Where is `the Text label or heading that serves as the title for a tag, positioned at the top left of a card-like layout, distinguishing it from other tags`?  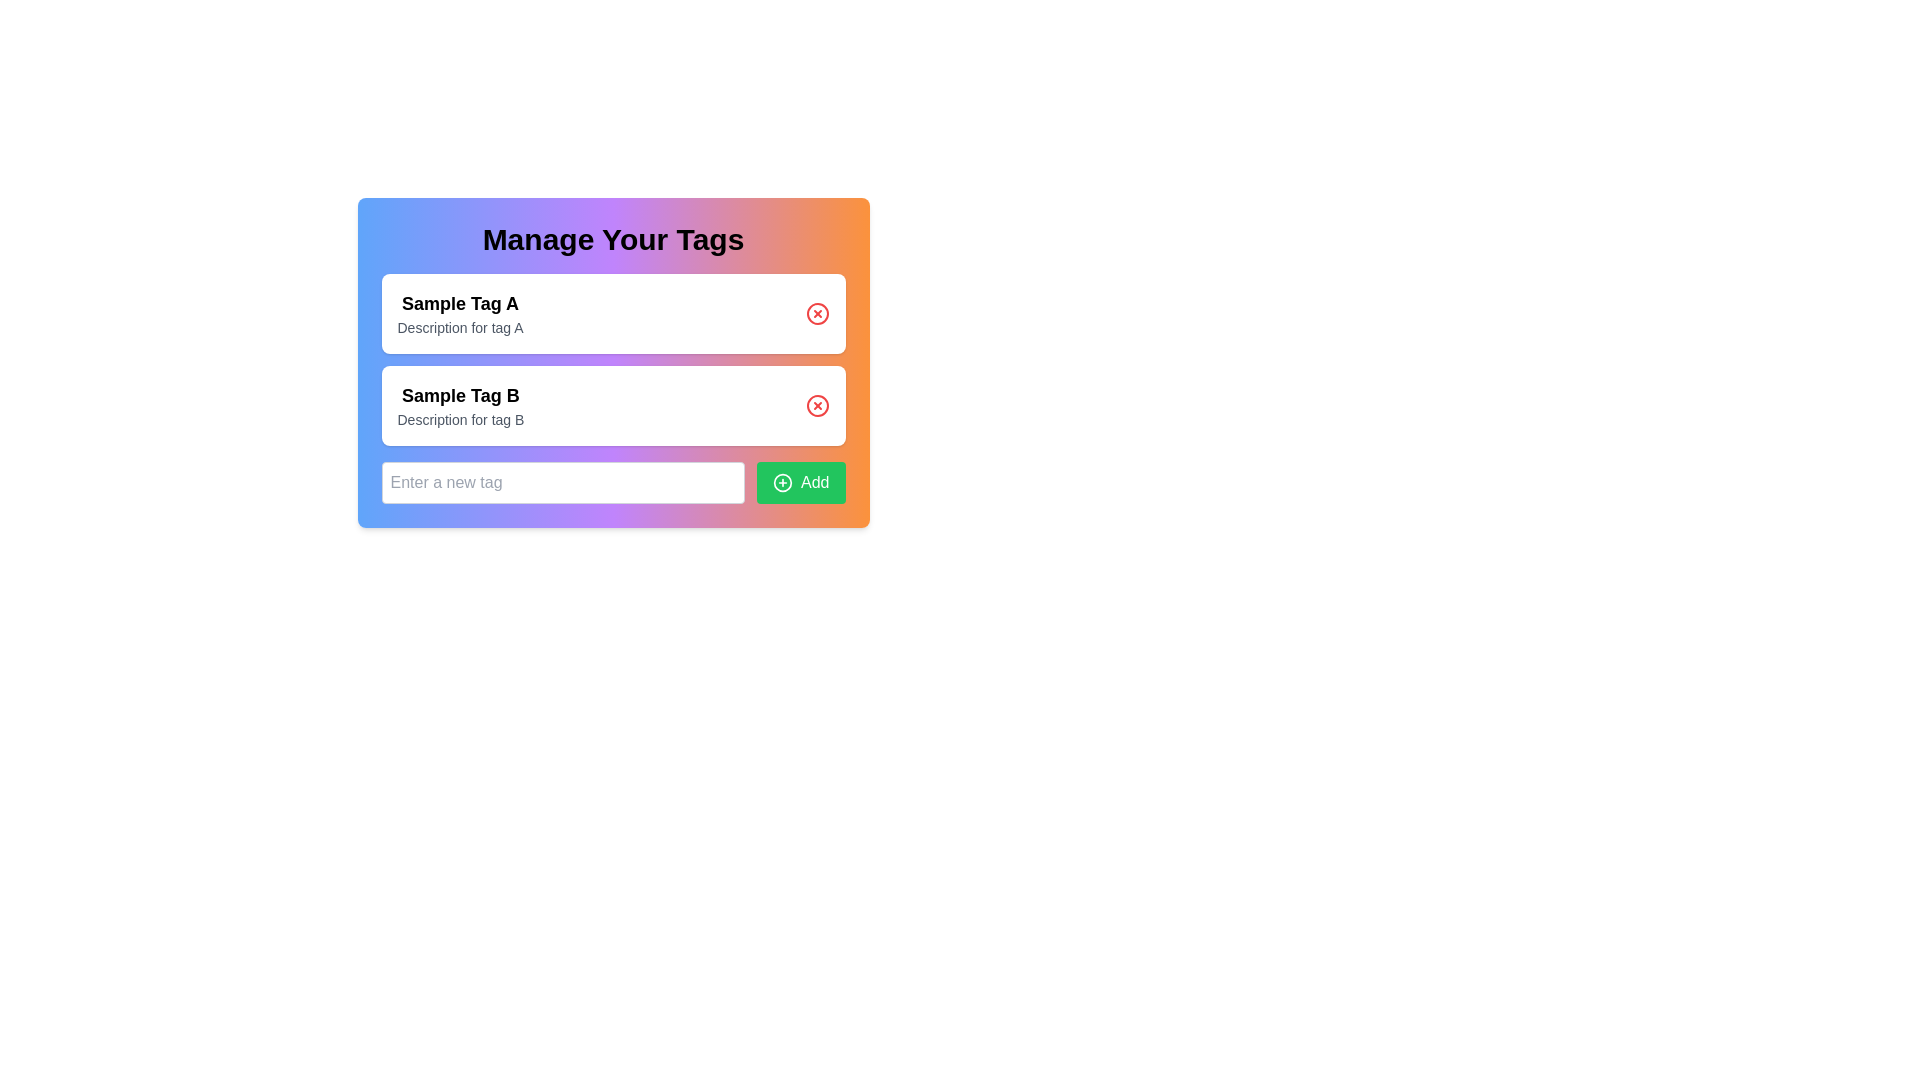 the Text label or heading that serves as the title for a tag, positioned at the top left of a card-like layout, distinguishing it from other tags is located at coordinates (459, 304).